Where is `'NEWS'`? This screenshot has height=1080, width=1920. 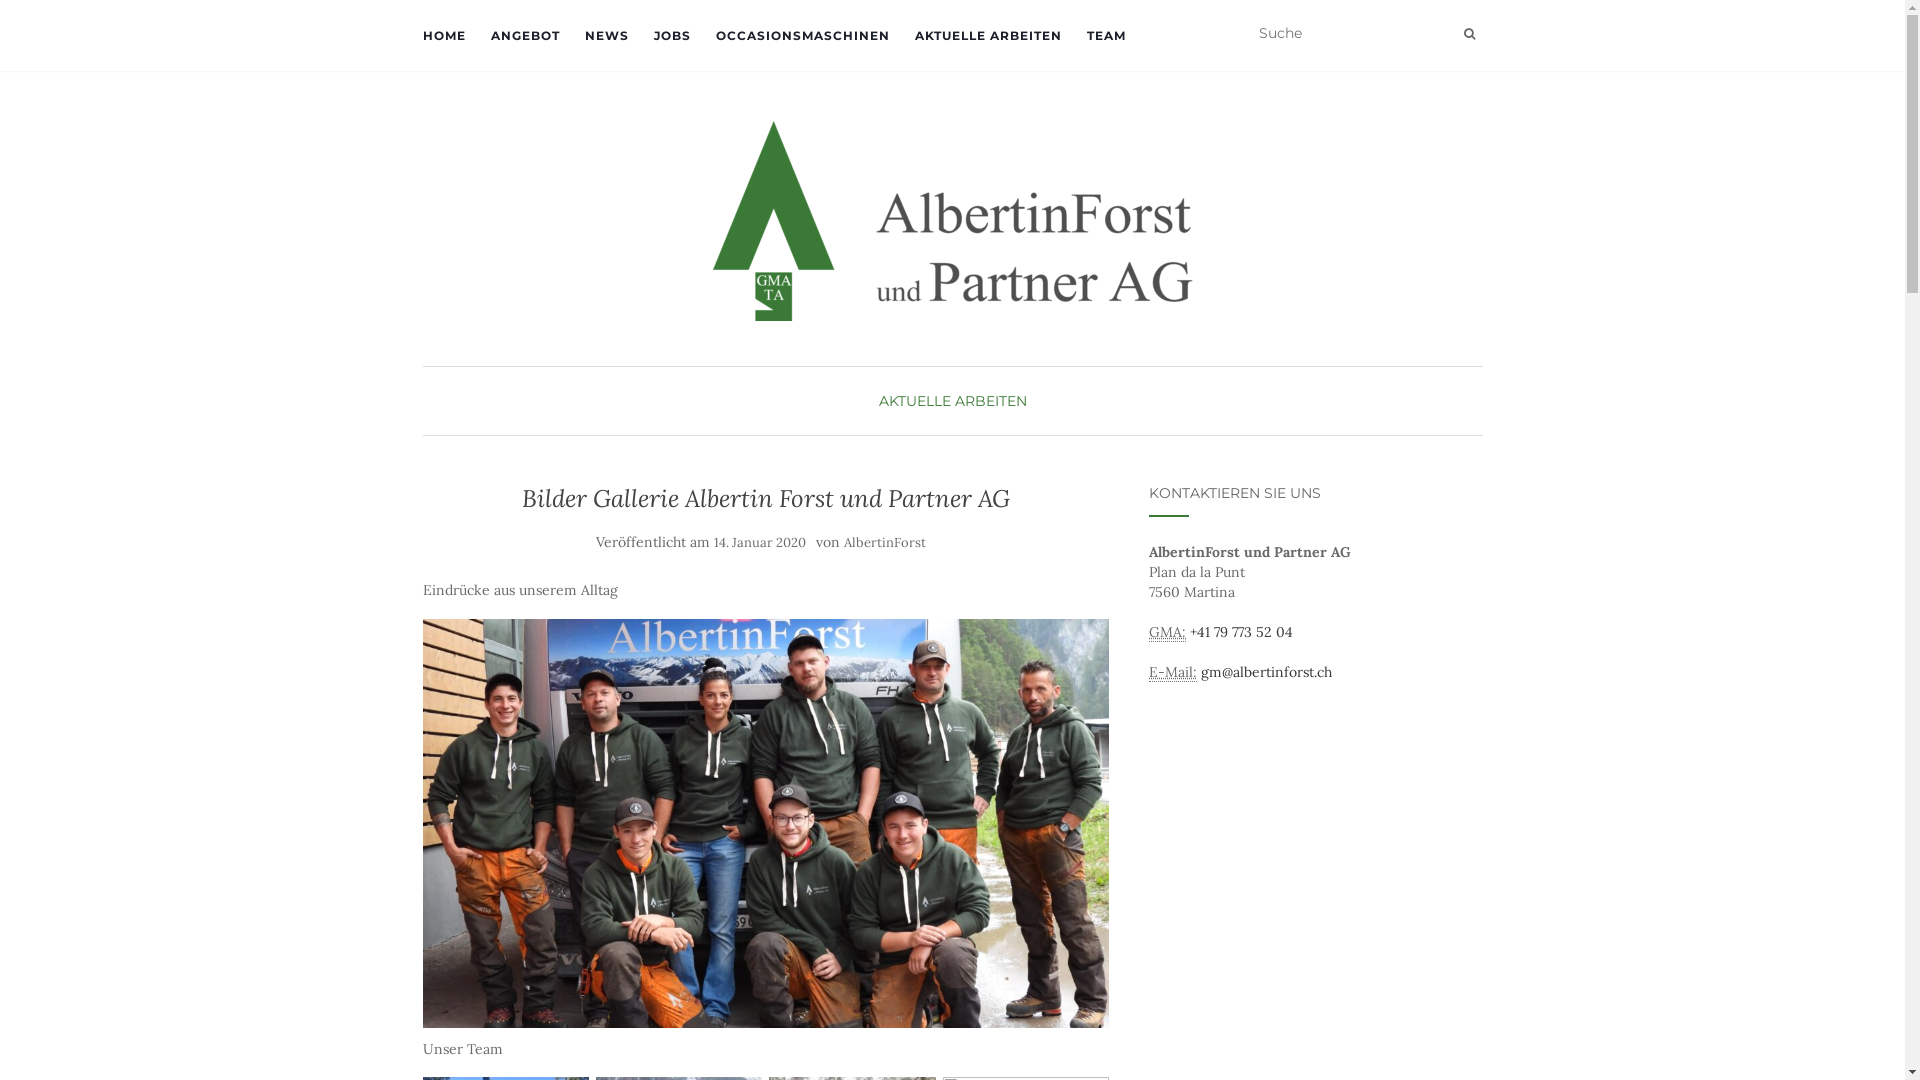
'NEWS' is located at coordinates (604, 35).